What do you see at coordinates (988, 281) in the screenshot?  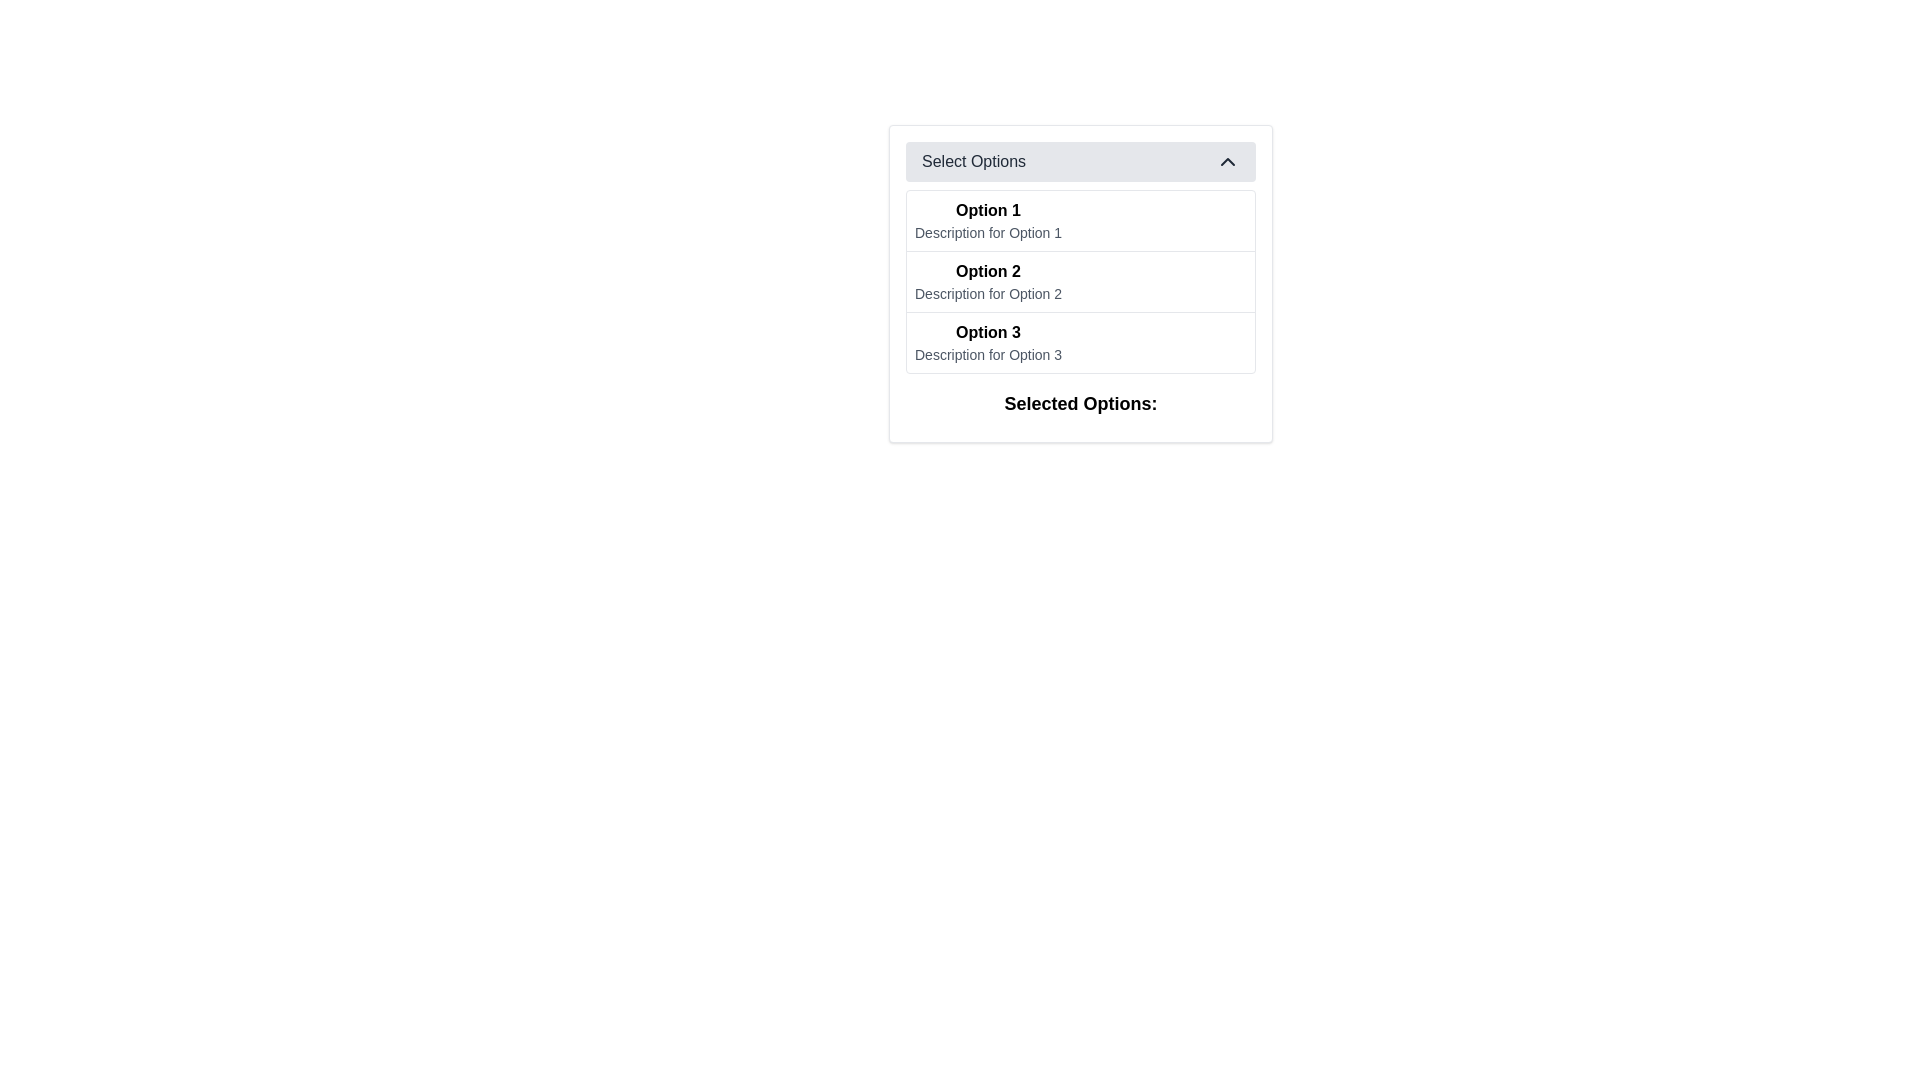 I see `the clickable menu option labeled 'Option 2' in the dropdown list` at bounding box center [988, 281].